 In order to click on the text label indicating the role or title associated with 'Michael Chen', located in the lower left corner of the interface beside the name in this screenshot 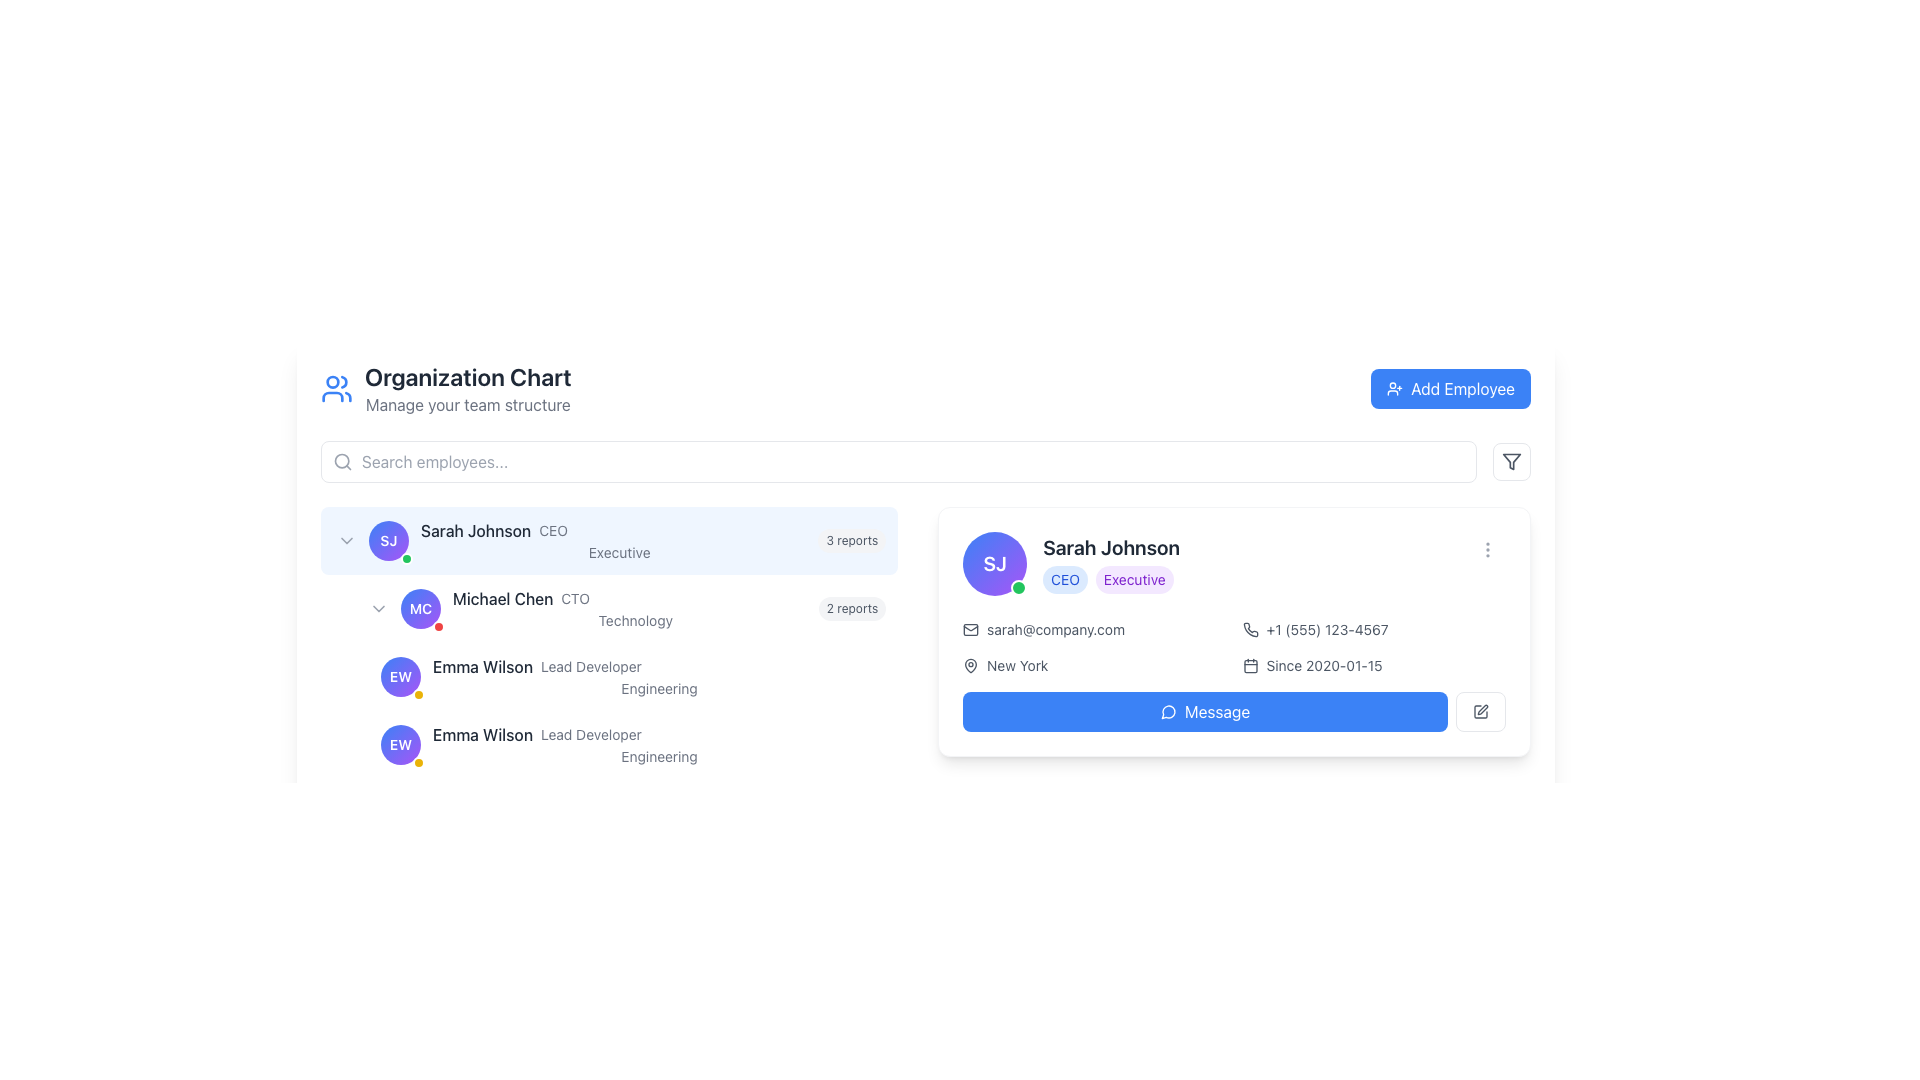, I will do `click(574, 597)`.